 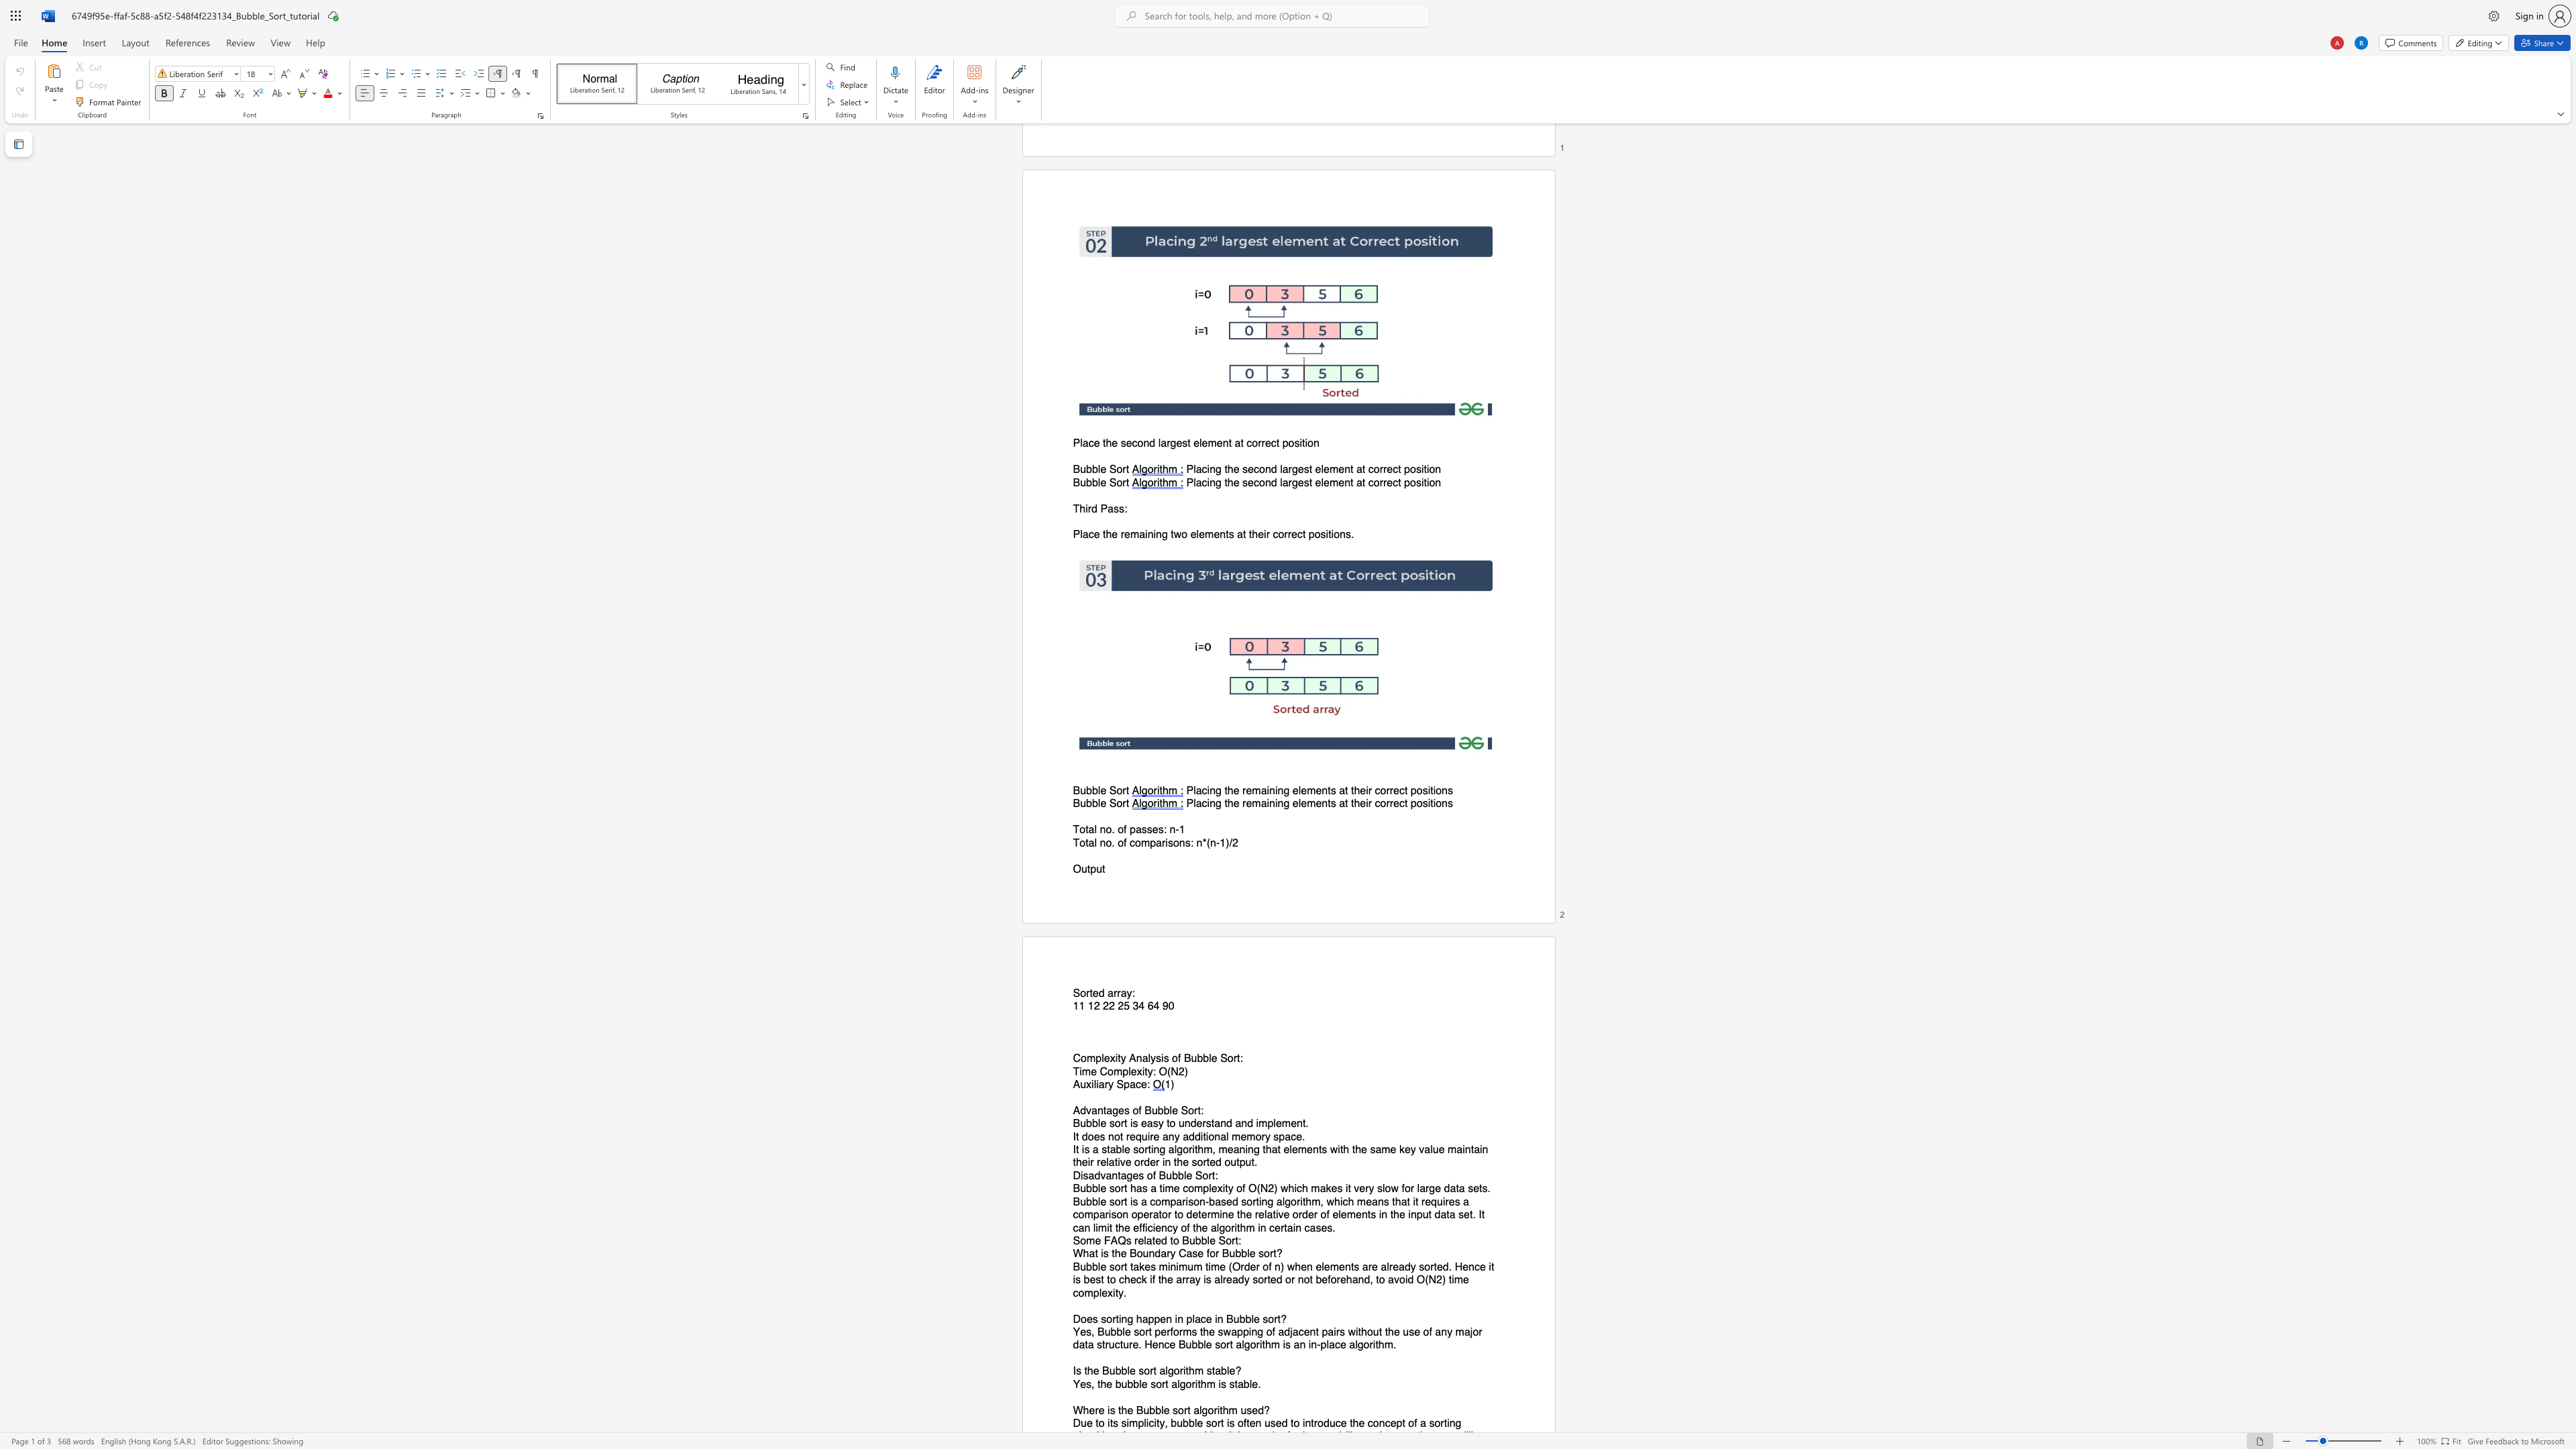 I want to click on the subset text "id O(N2) ti" within the text "Bubble sort takes minimum time (Order of n) when elements are already sorted. Hence it is best to check if the array is already sorted or not beforehand, to avoid O(N2) time complexity.", so click(x=1404, y=1279).